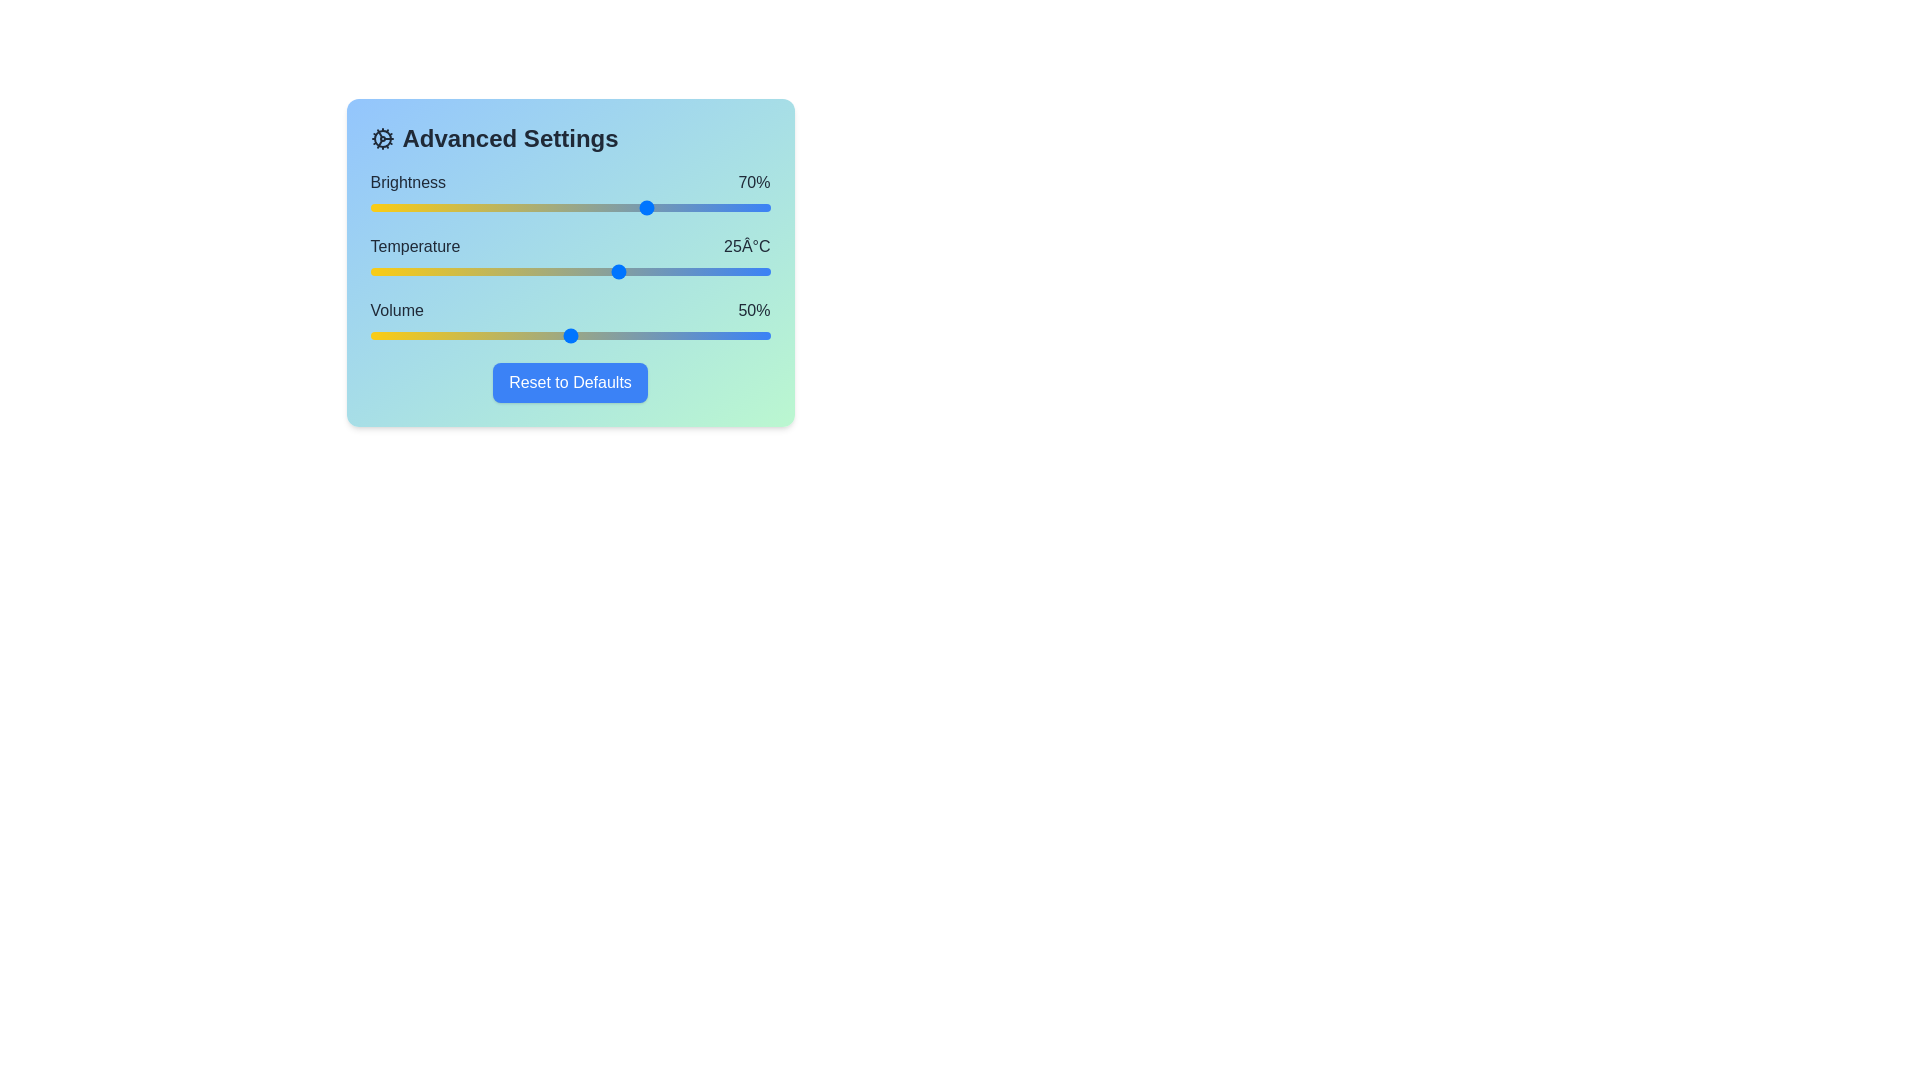 The height and width of the screenshot is (1080, 1920). I want to click on the temperature slider to set the temperature to 0 degrees Celsius, so click(370, 272).